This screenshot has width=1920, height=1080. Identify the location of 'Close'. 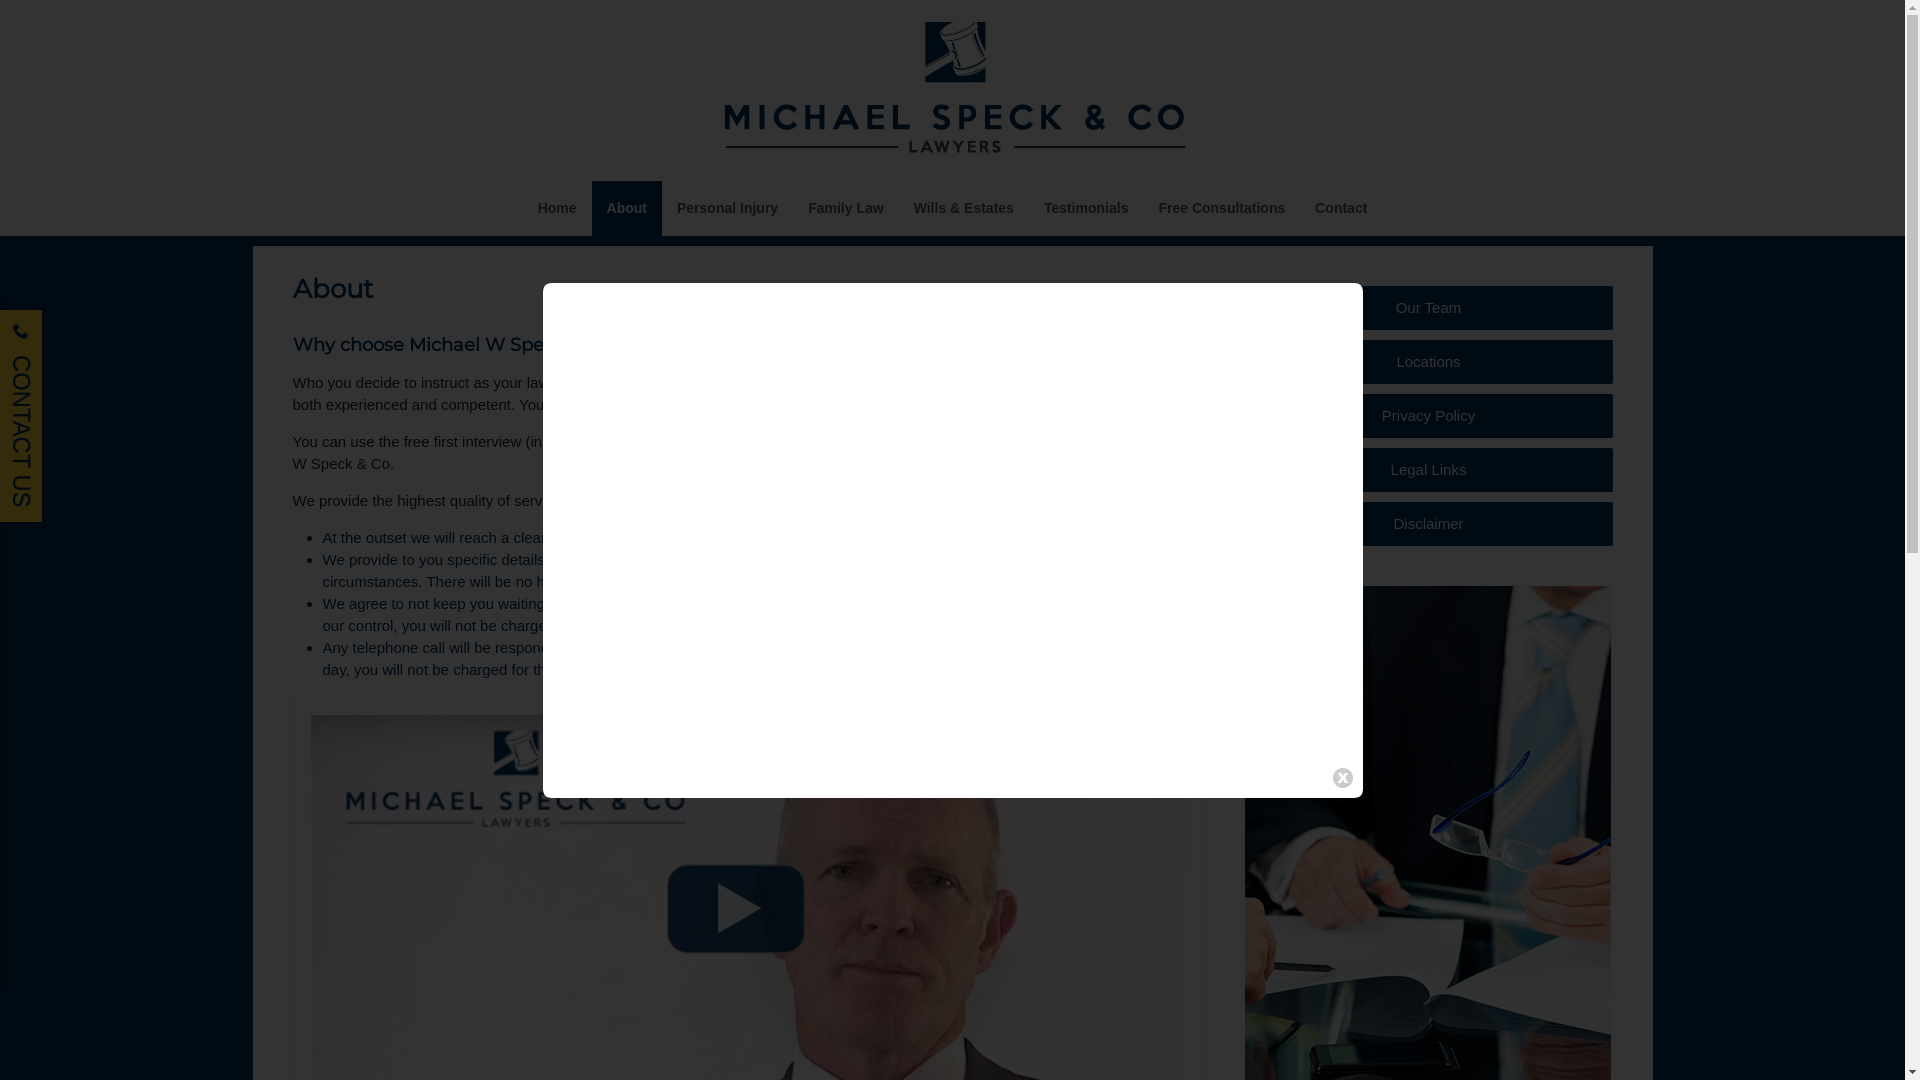
(1342, 777).